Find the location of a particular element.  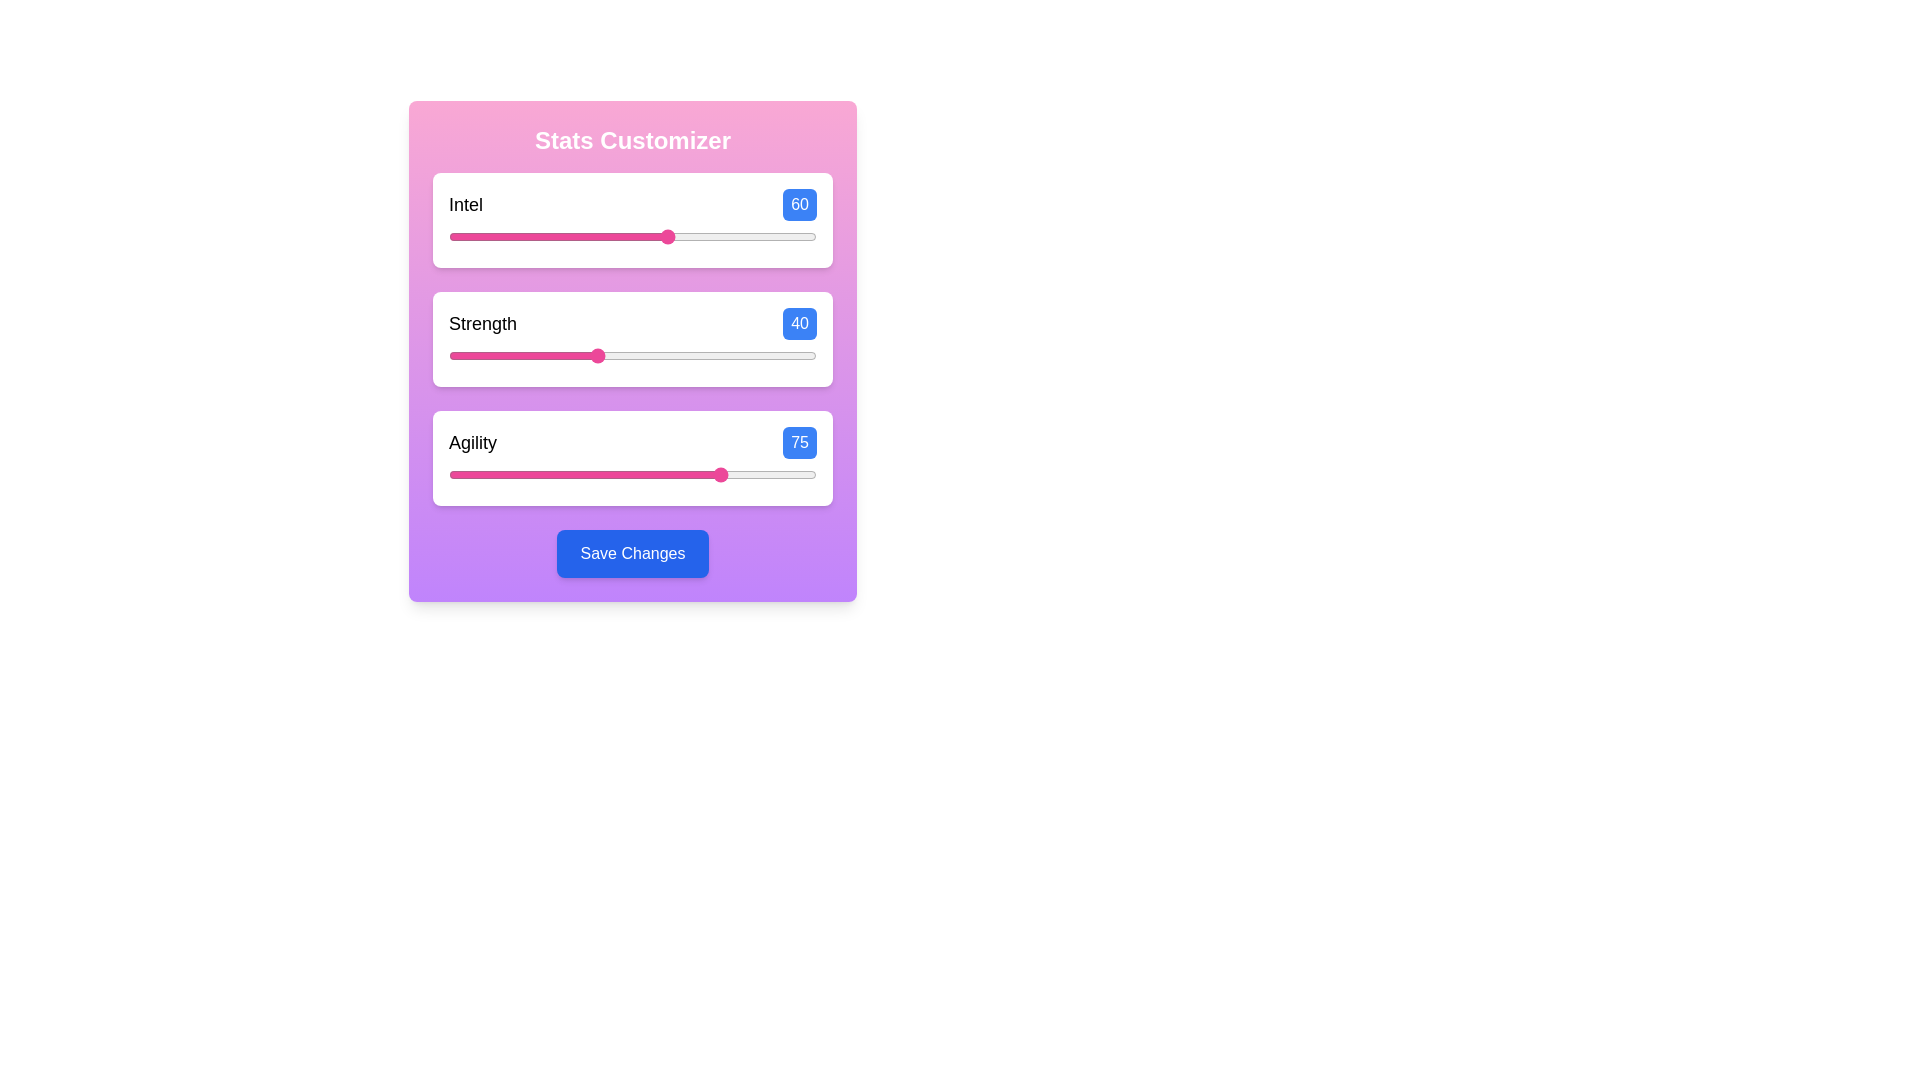

the Strength slider is located at coordinates (688, 354).